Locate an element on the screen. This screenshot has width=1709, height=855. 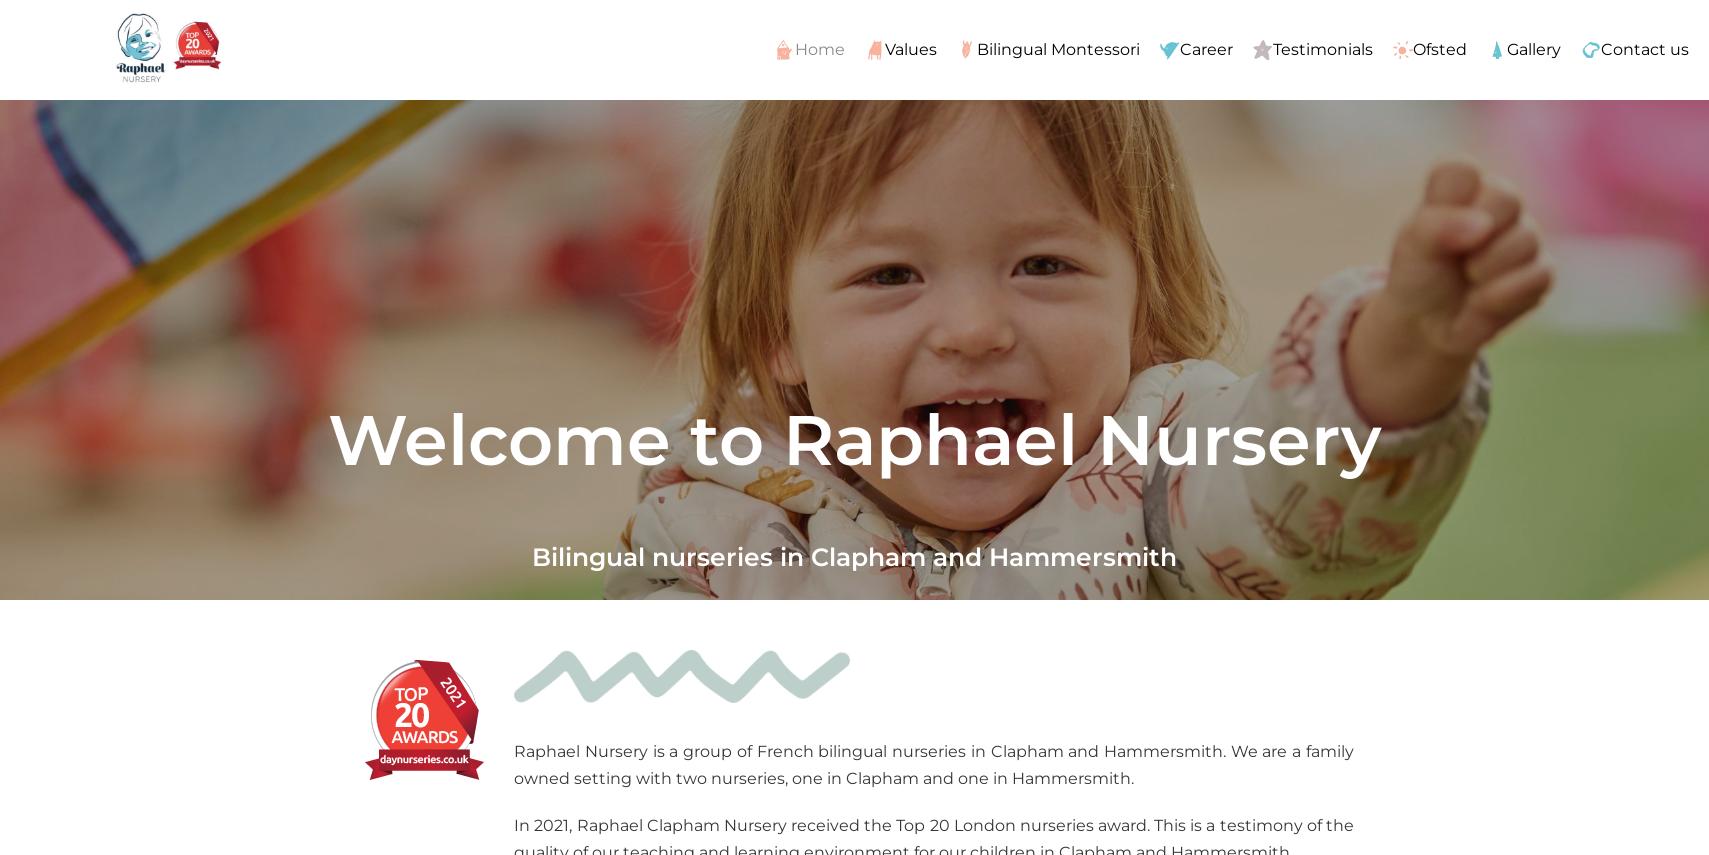
'Bilingual Montessori' is located at coordinates (1057, 47).